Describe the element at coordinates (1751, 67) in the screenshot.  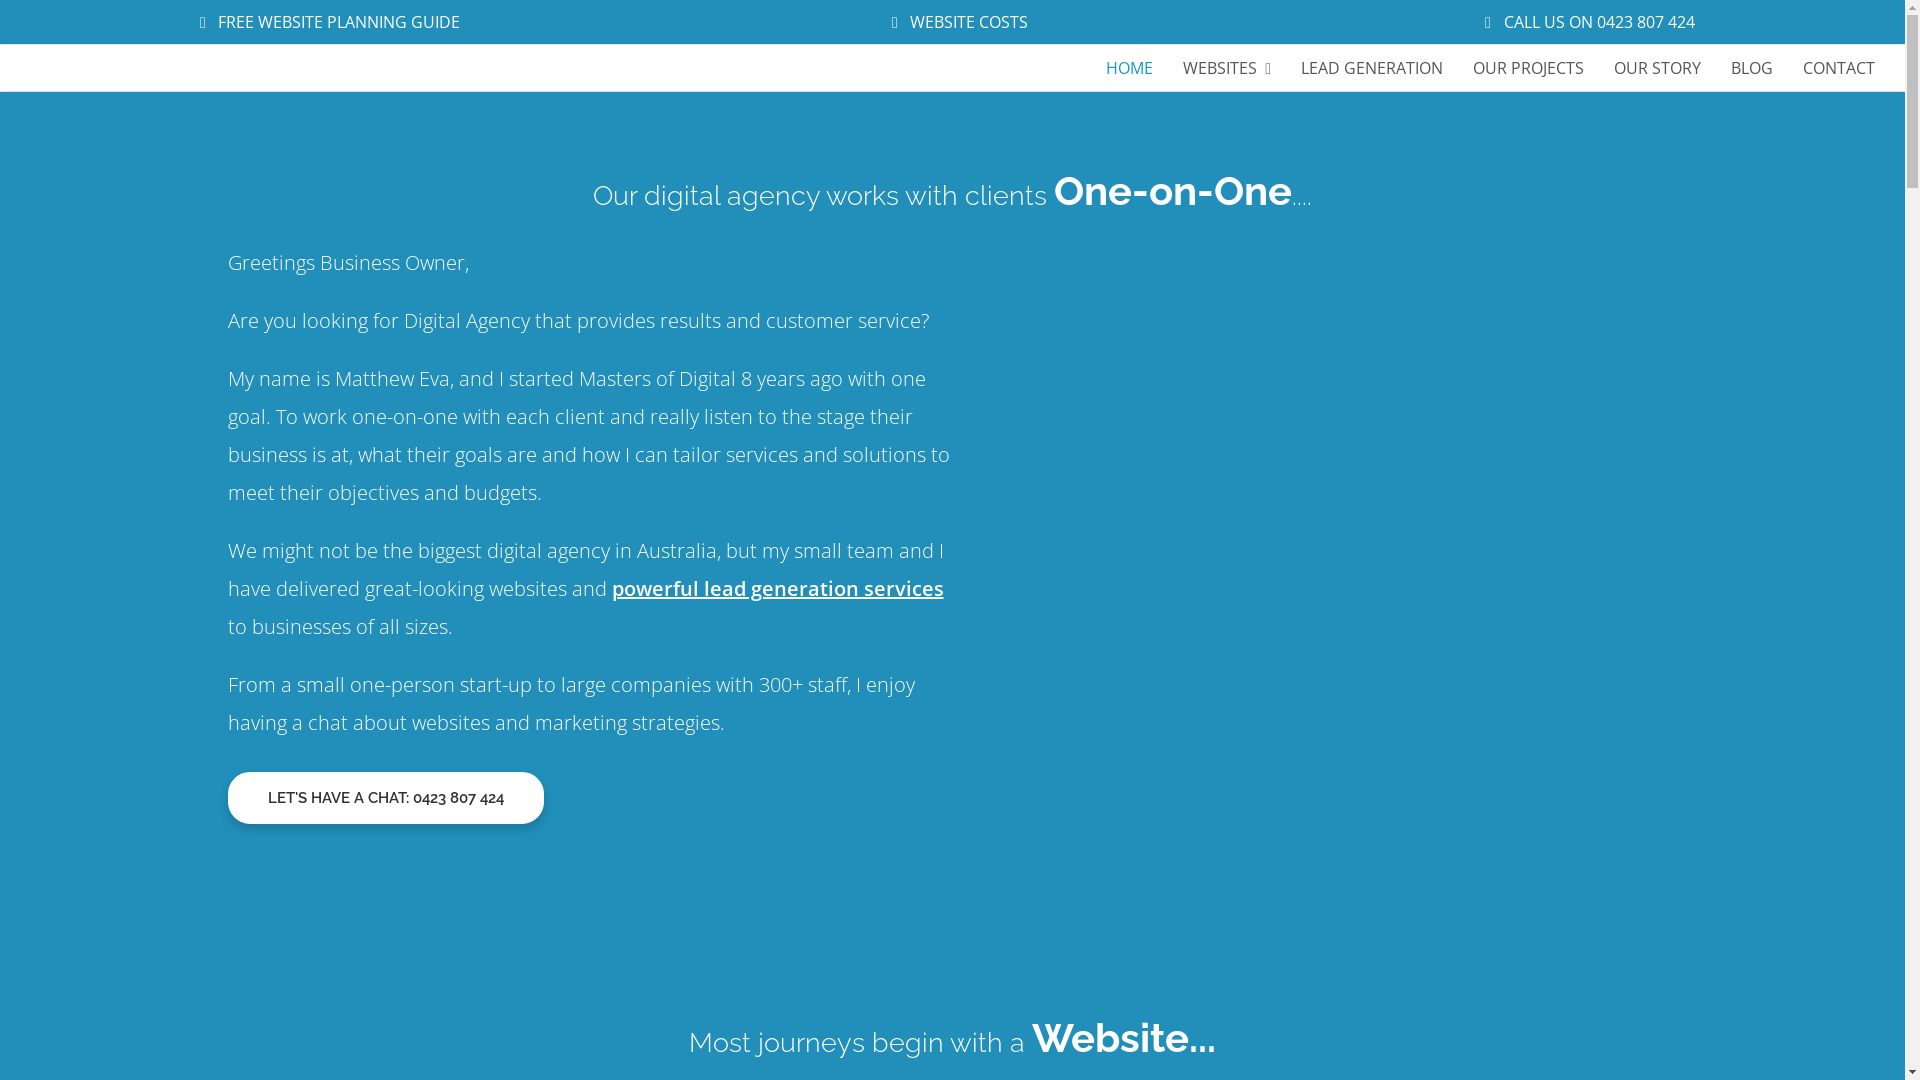
I see `'BLOG'` at that location.